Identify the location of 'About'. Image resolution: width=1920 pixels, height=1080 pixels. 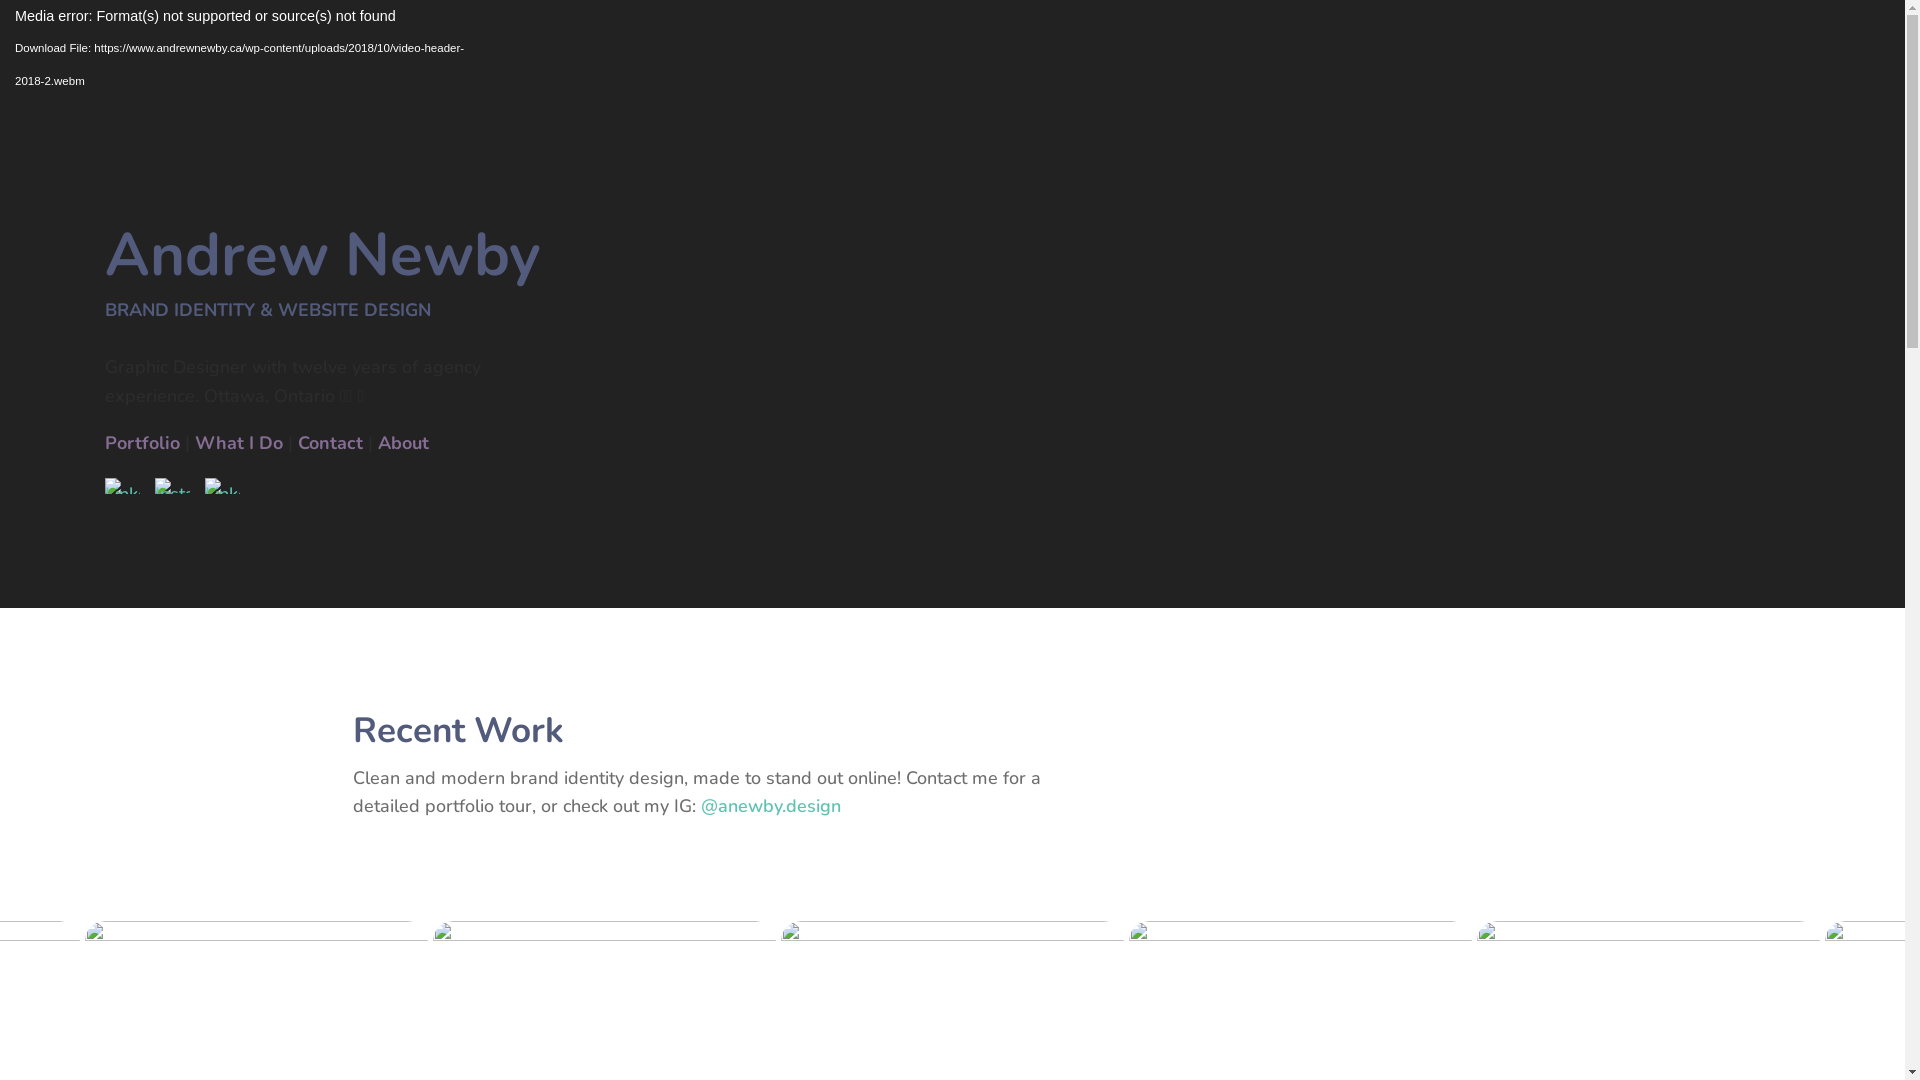
(378, 442).